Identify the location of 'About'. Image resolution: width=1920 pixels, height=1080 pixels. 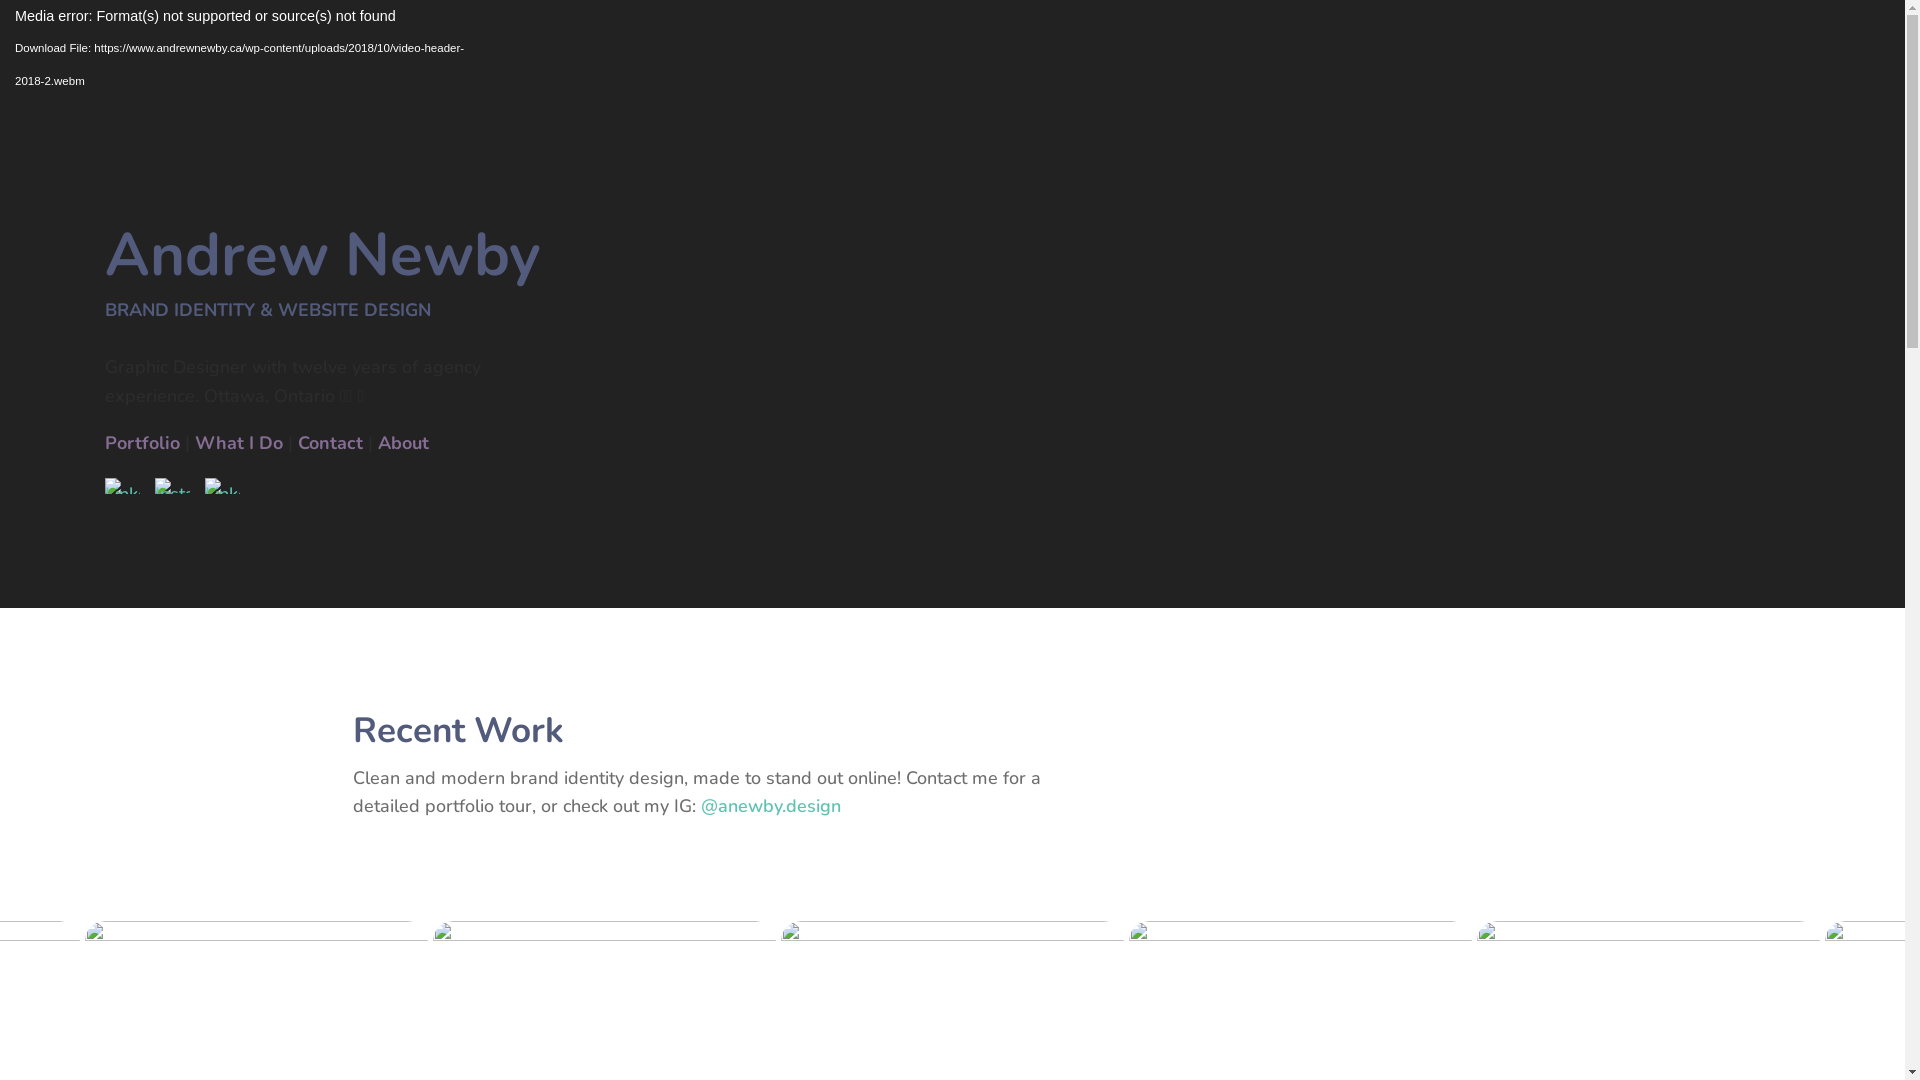
(378, 442).